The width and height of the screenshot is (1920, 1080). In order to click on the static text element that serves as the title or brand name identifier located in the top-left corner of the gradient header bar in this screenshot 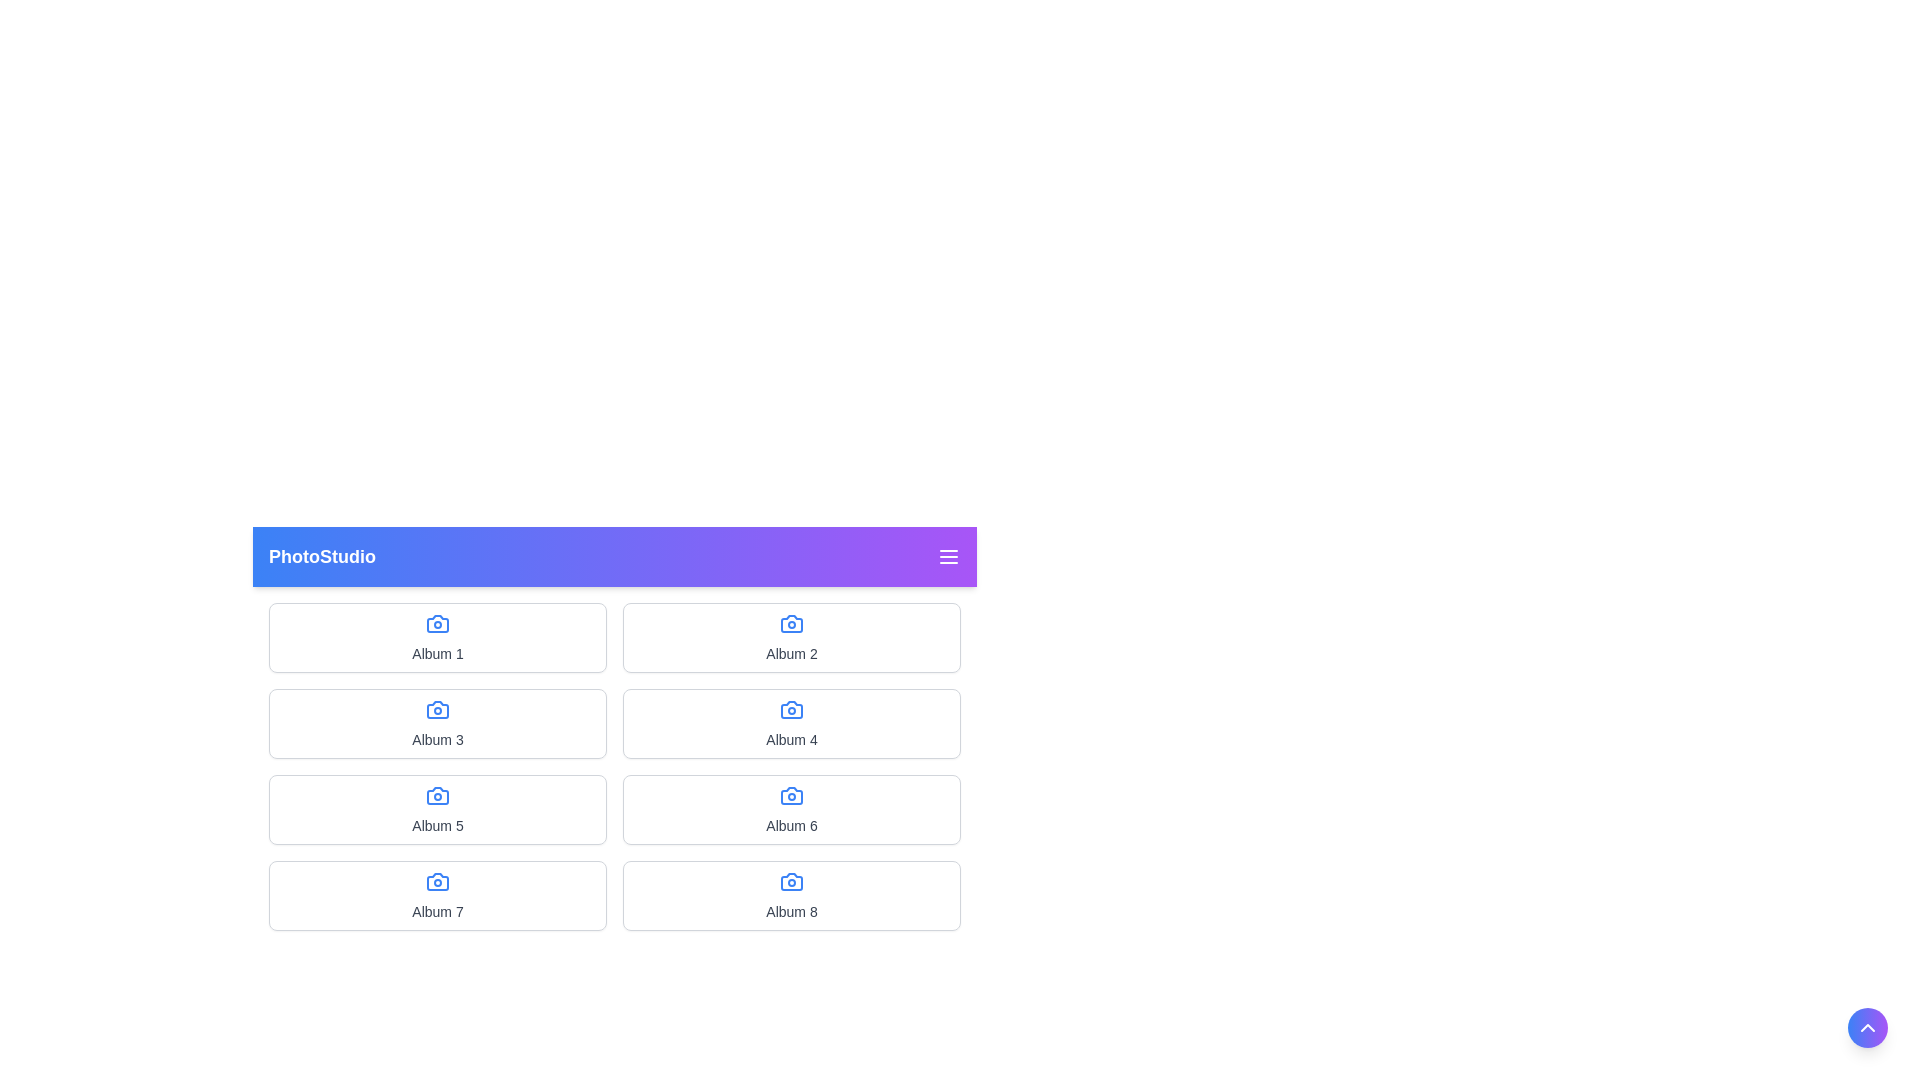, I will do `click(322, 556)`.